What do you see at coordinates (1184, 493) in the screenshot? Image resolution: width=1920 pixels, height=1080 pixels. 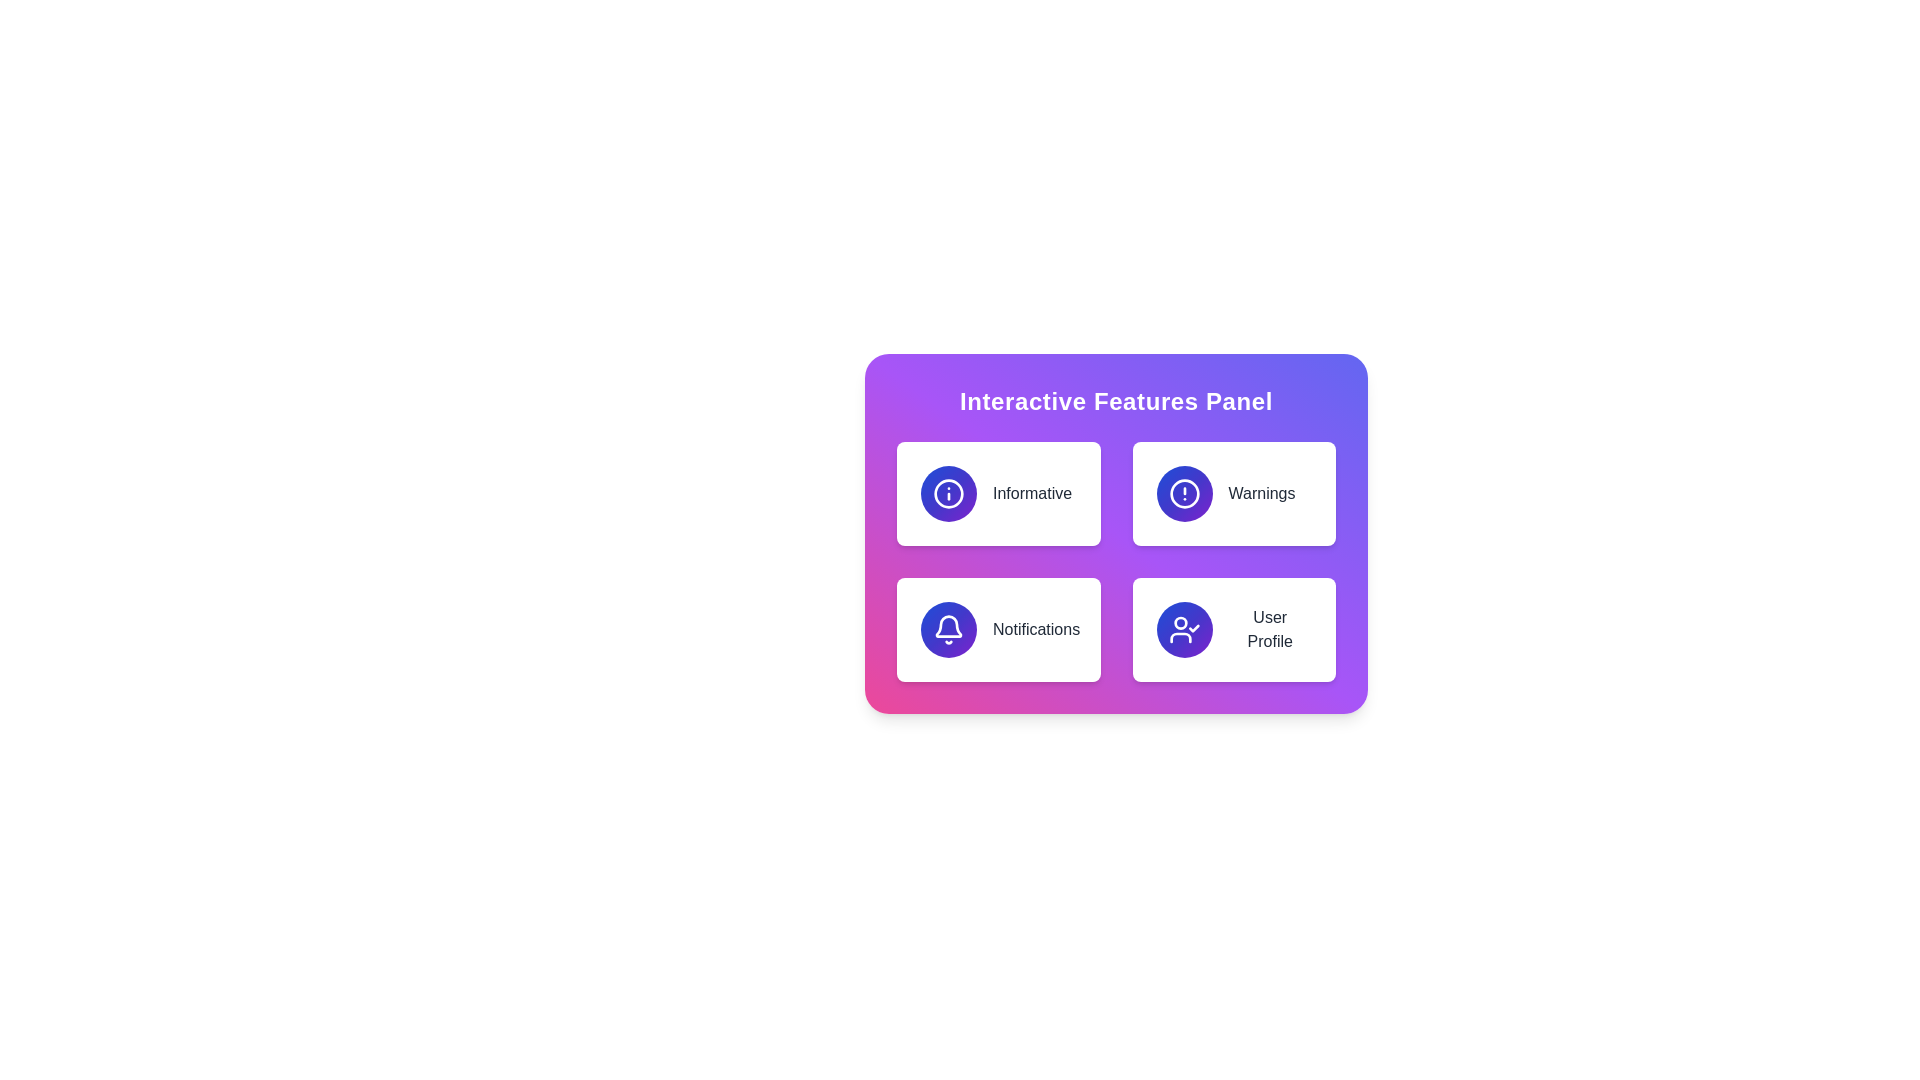 I see `the alert or warning indicator icon located in the top-right of the four-grid layout under 'Interactive Features Panel', next to the 'Informative' icon` at bounding box center [1184, 493].